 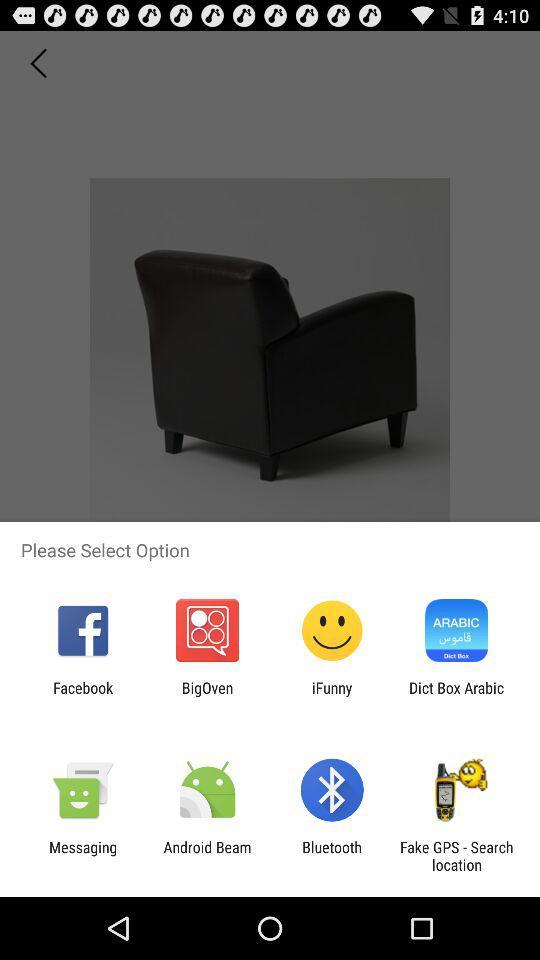 I want to click on item next to the ifunny app, so click(x=206, y=696).